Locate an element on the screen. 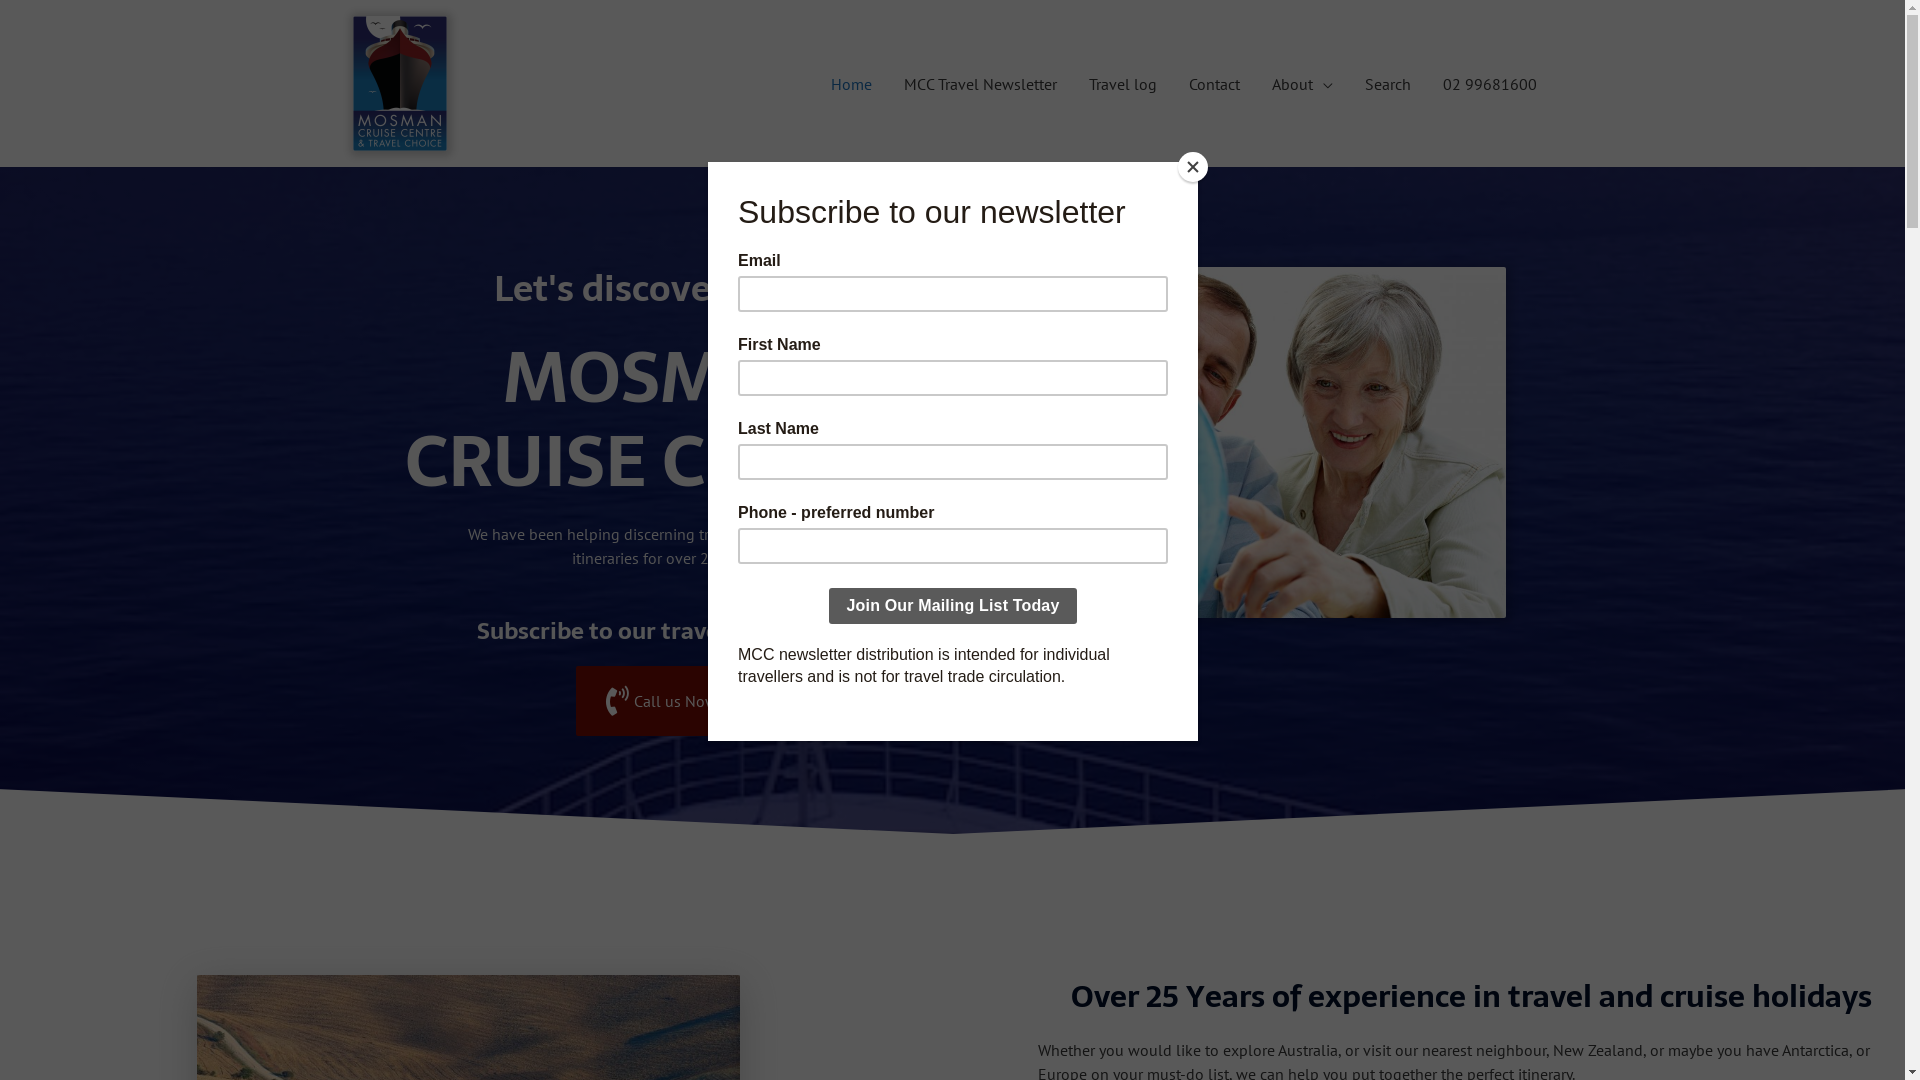 The height and width of the screenshot is (1080, 1920). 'Subscribe to our travel newsletter' is located at coordinates (663, 631).